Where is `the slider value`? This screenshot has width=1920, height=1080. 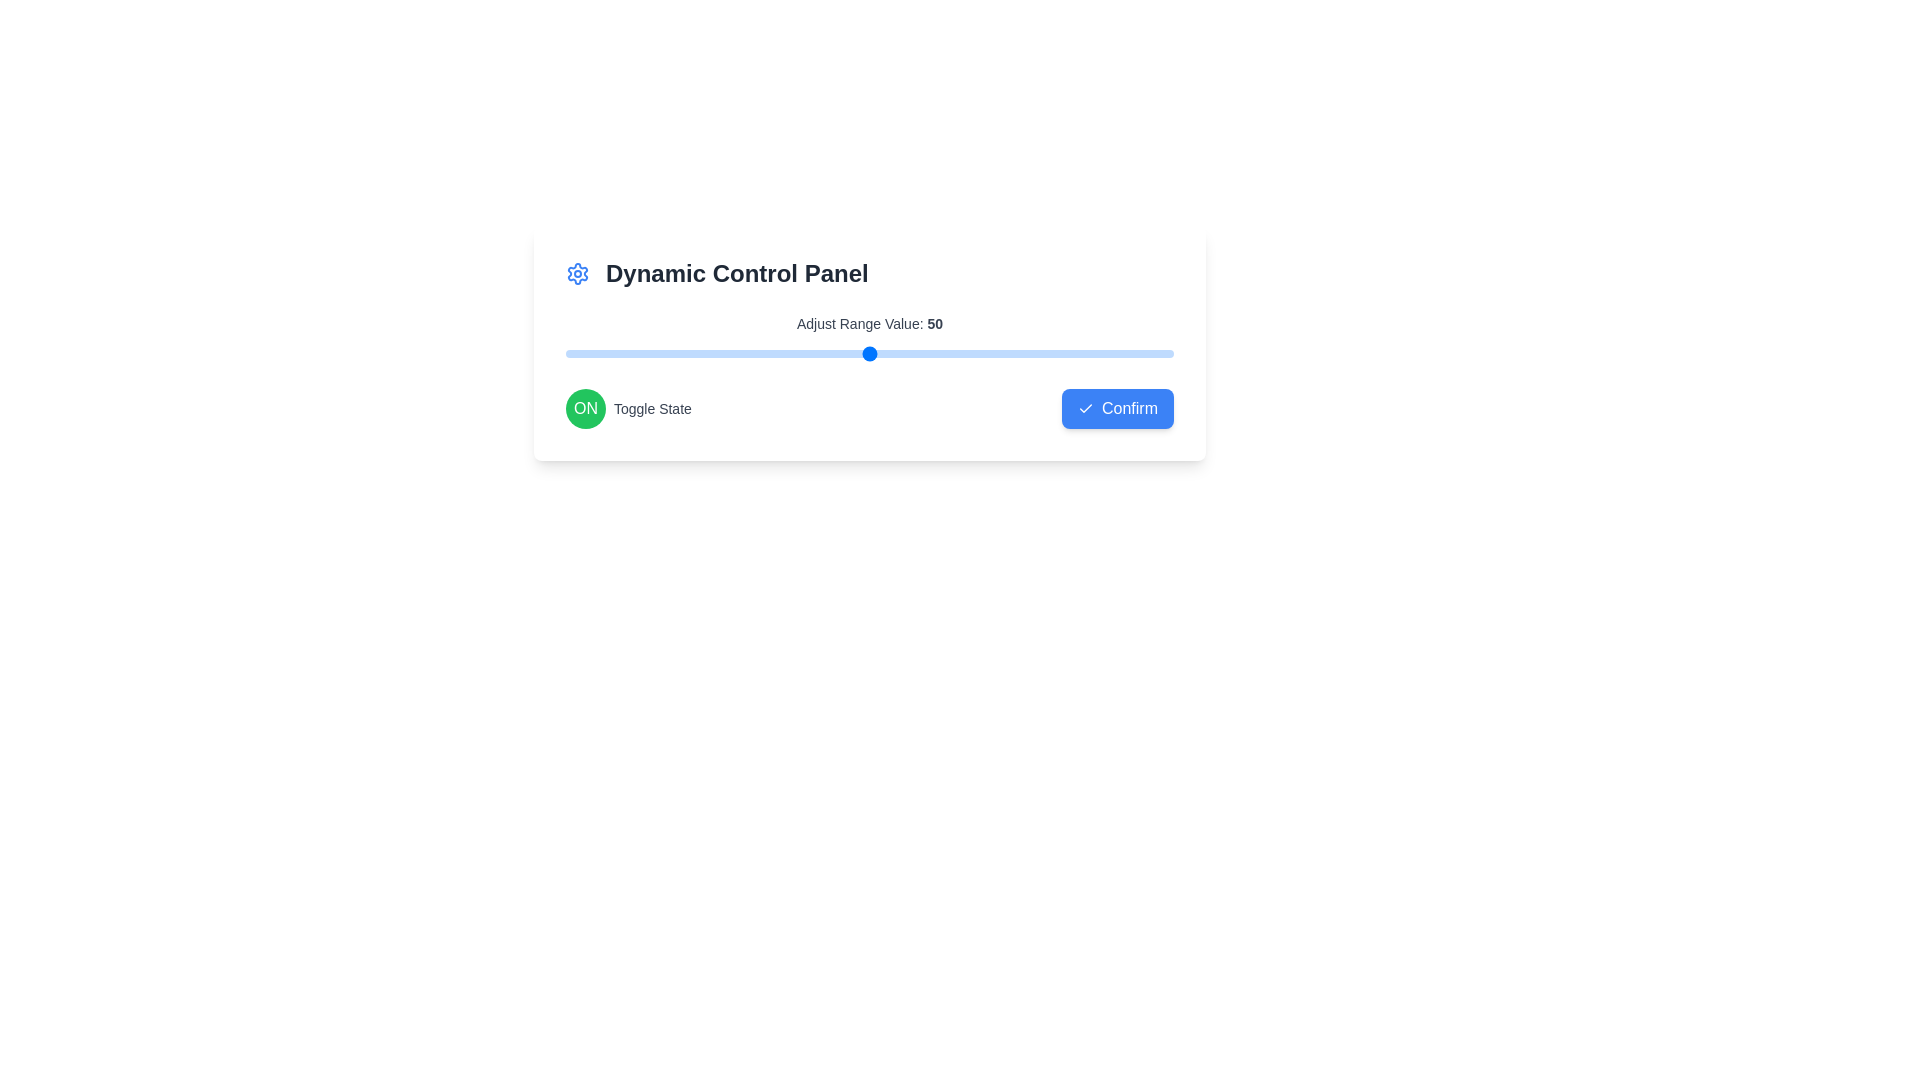
the slider value is located at coordinates (1125, 353).